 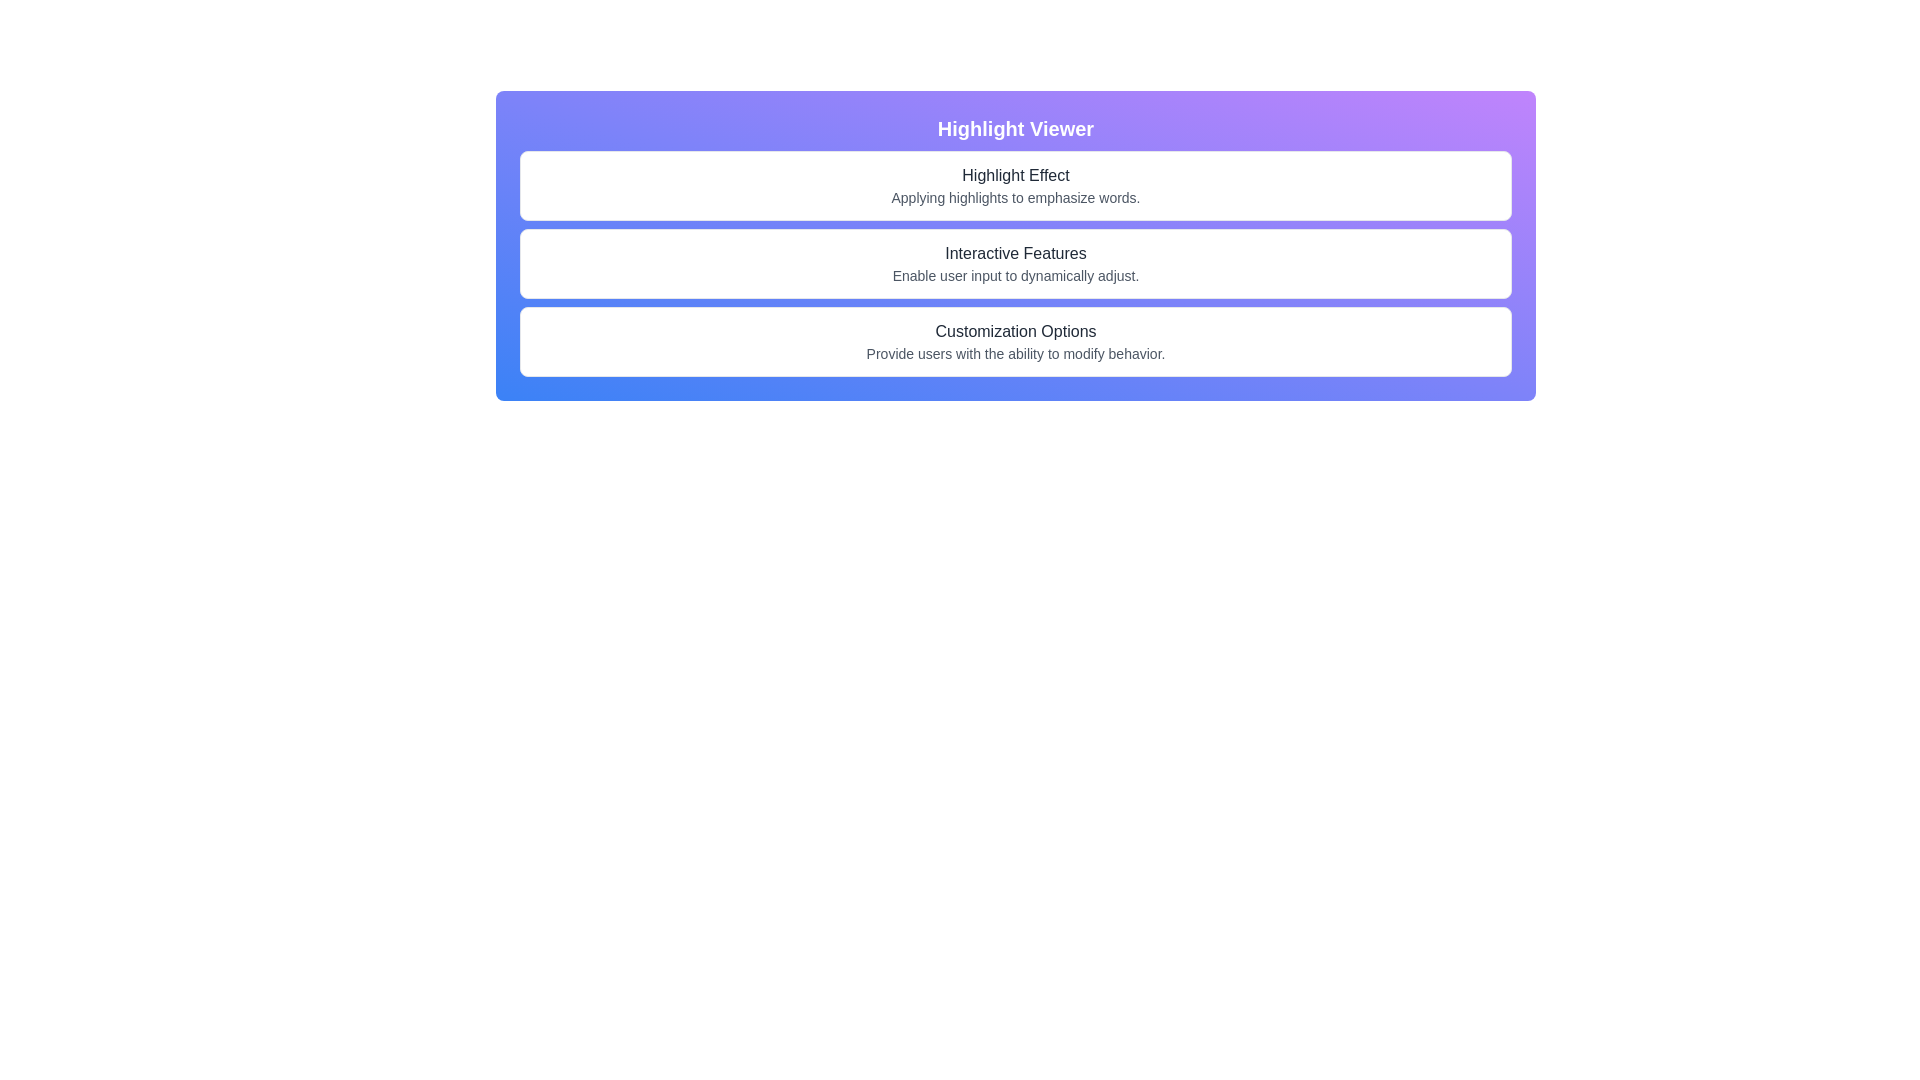 What do you see at coordinates (1021, 252) in the screenshot?
I see `the spacing component that separates the words 'Interactive' and 'Features' within the 'Interactive Features' text group, located under the header 'Highlight Viewer'` at bounding box center [1021, 252].